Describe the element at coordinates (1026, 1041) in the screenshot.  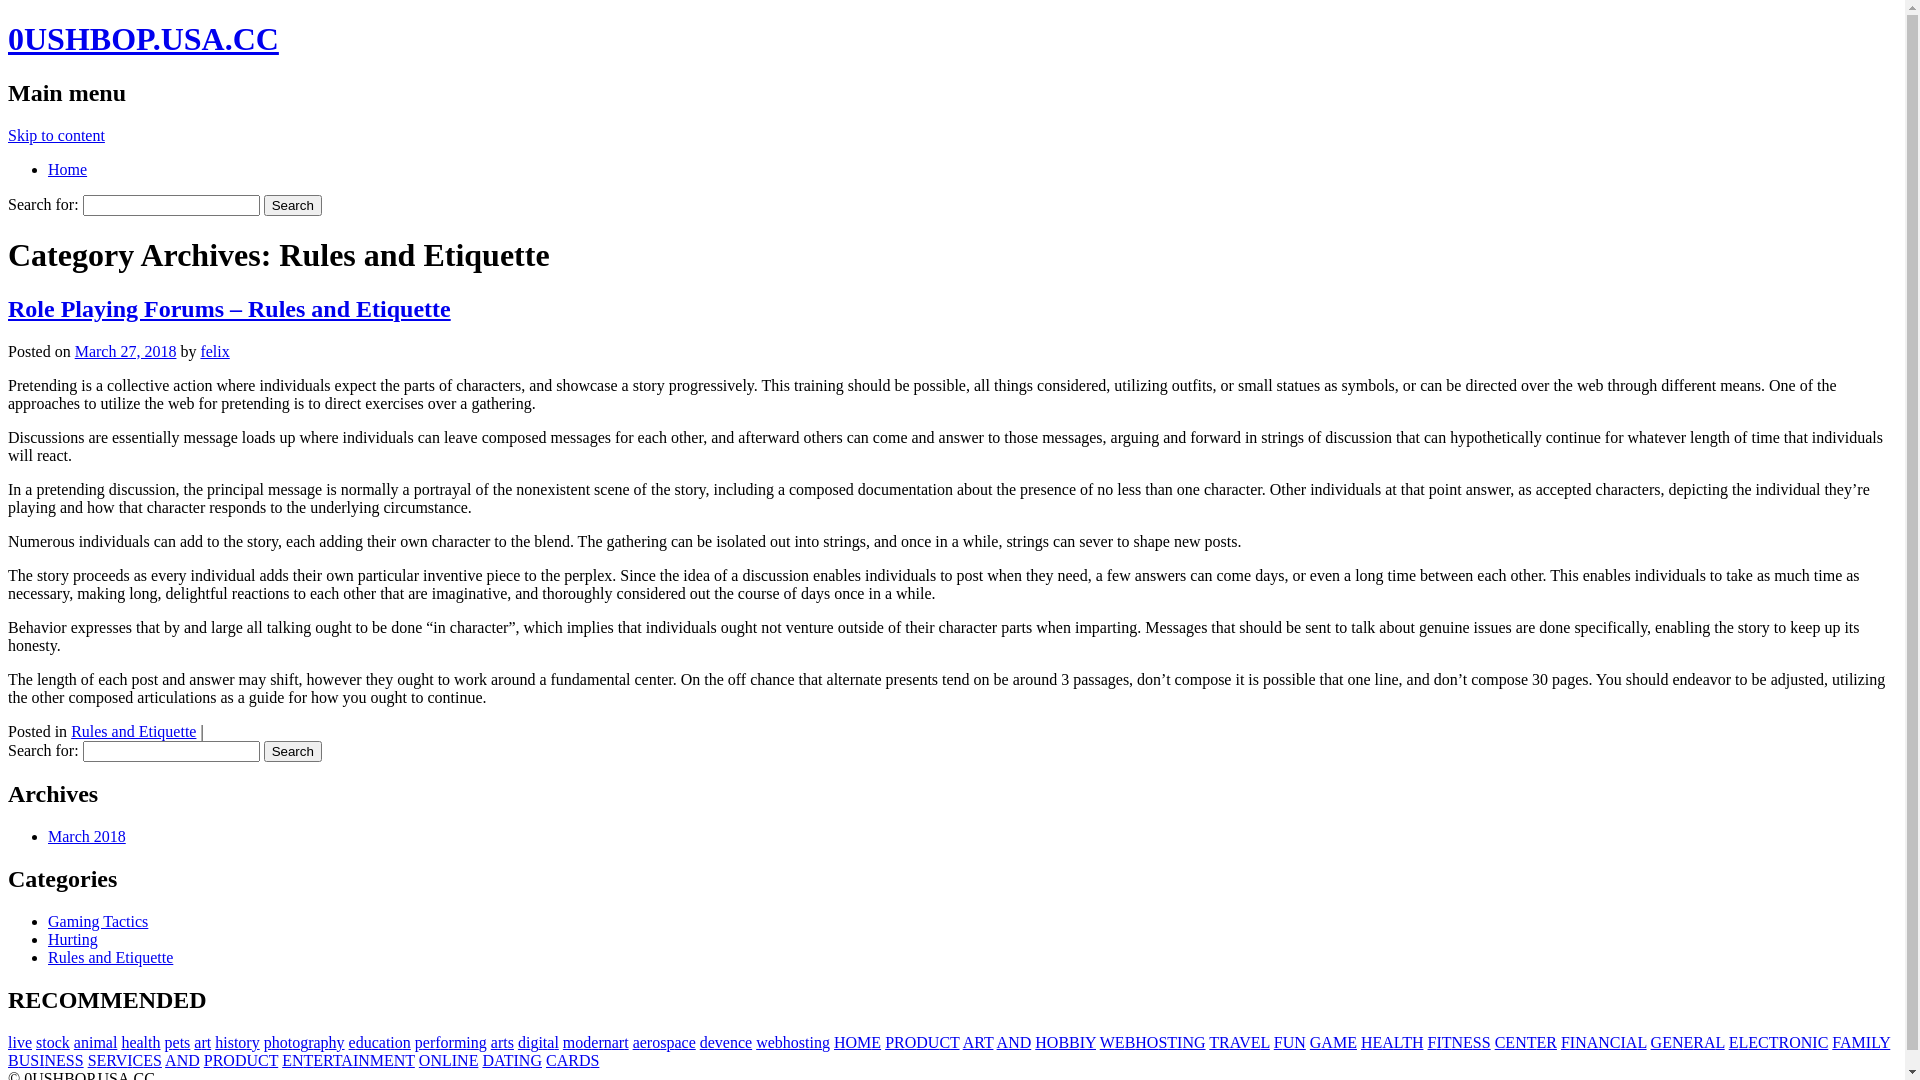
I see `'D'` at that location.